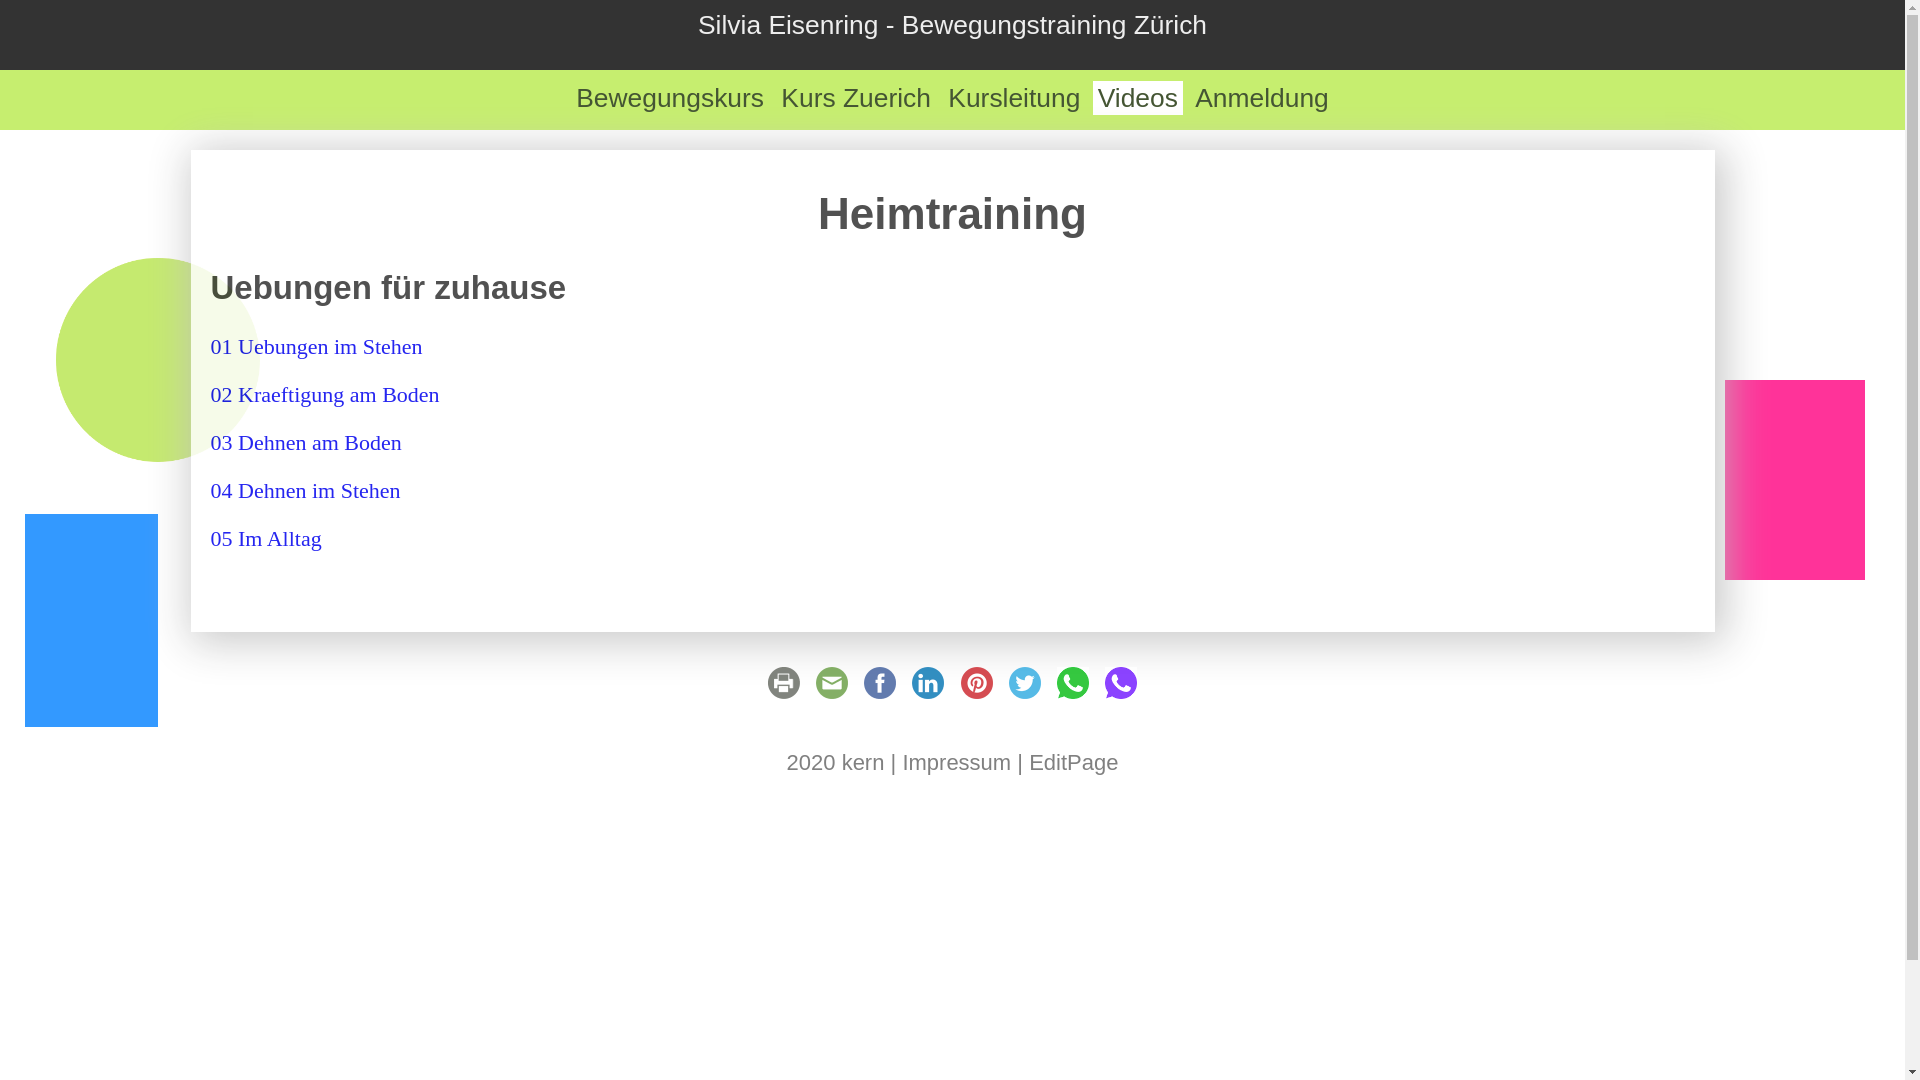 The image size is (1920, 1080). I want to click on '04 Dehnen im Stehen', so click(304, 490).